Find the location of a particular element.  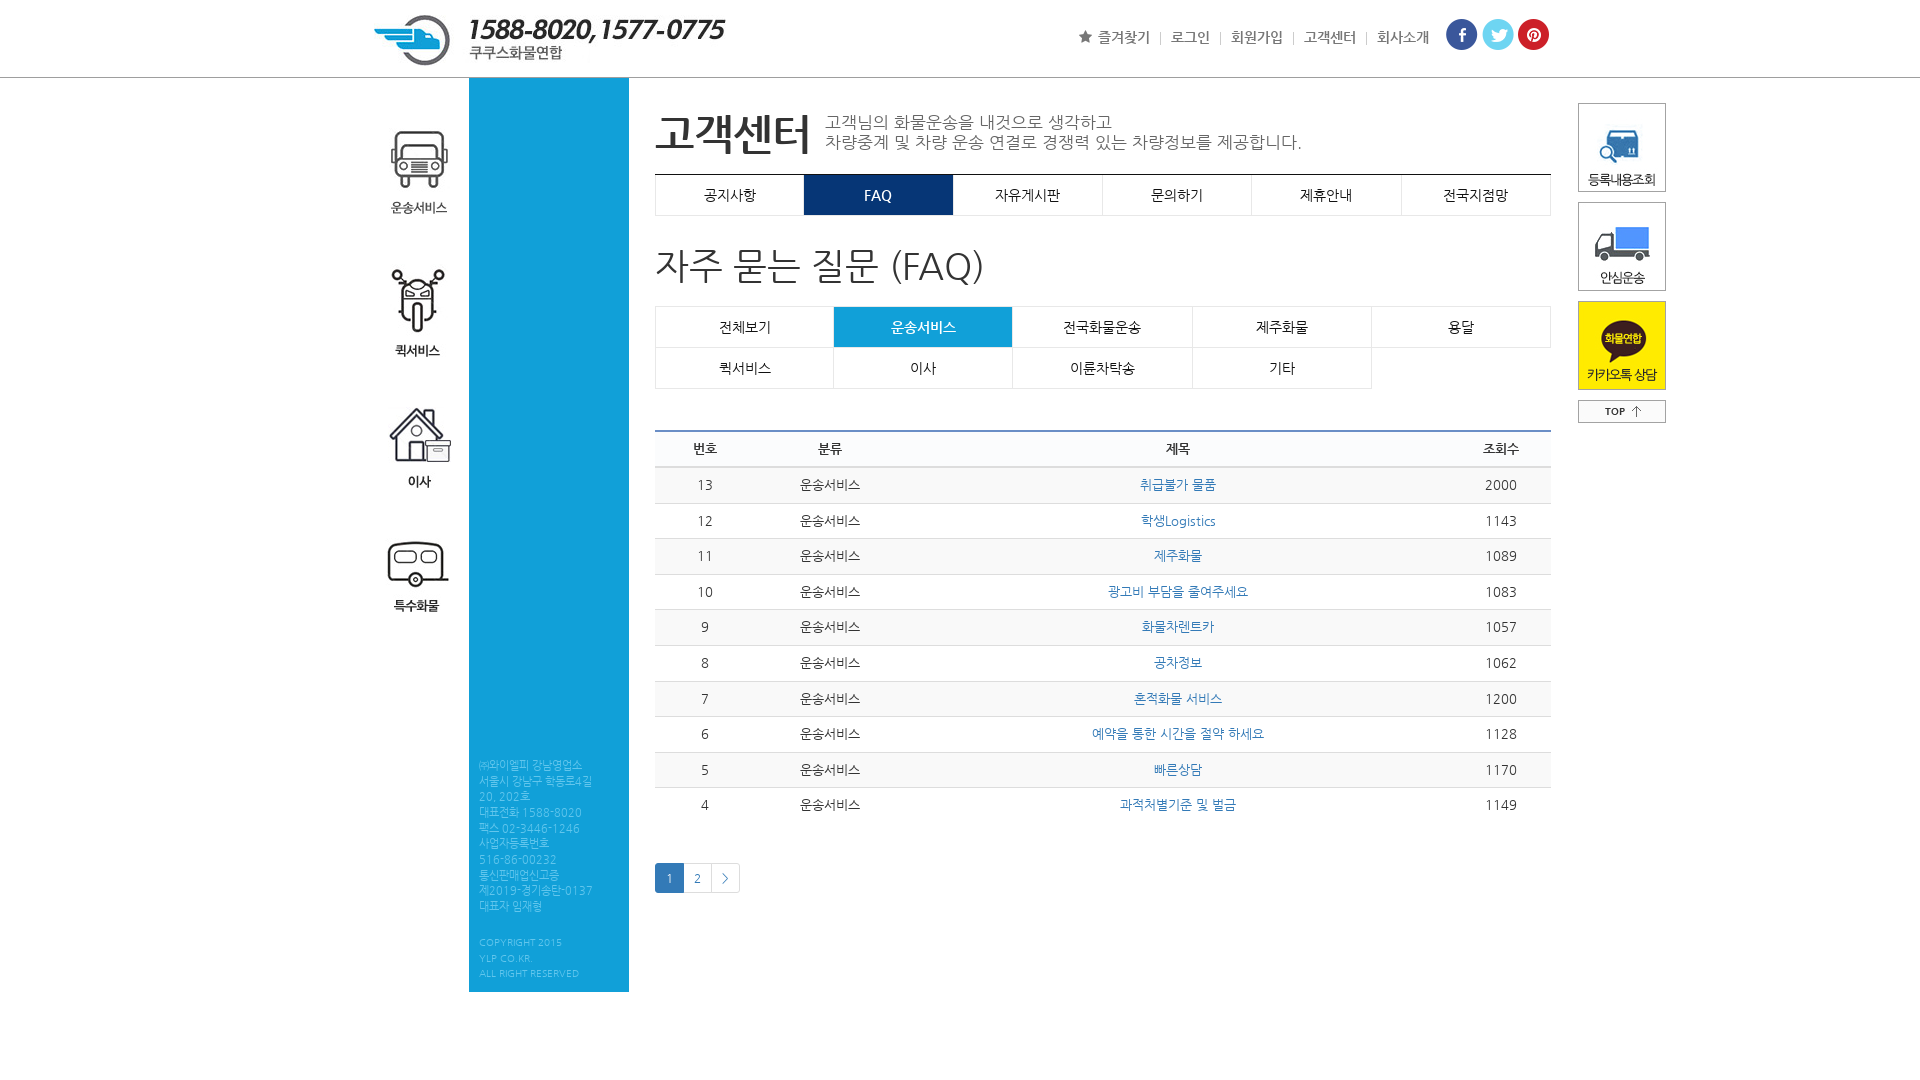

'>' is located at coordinates (724, 877).